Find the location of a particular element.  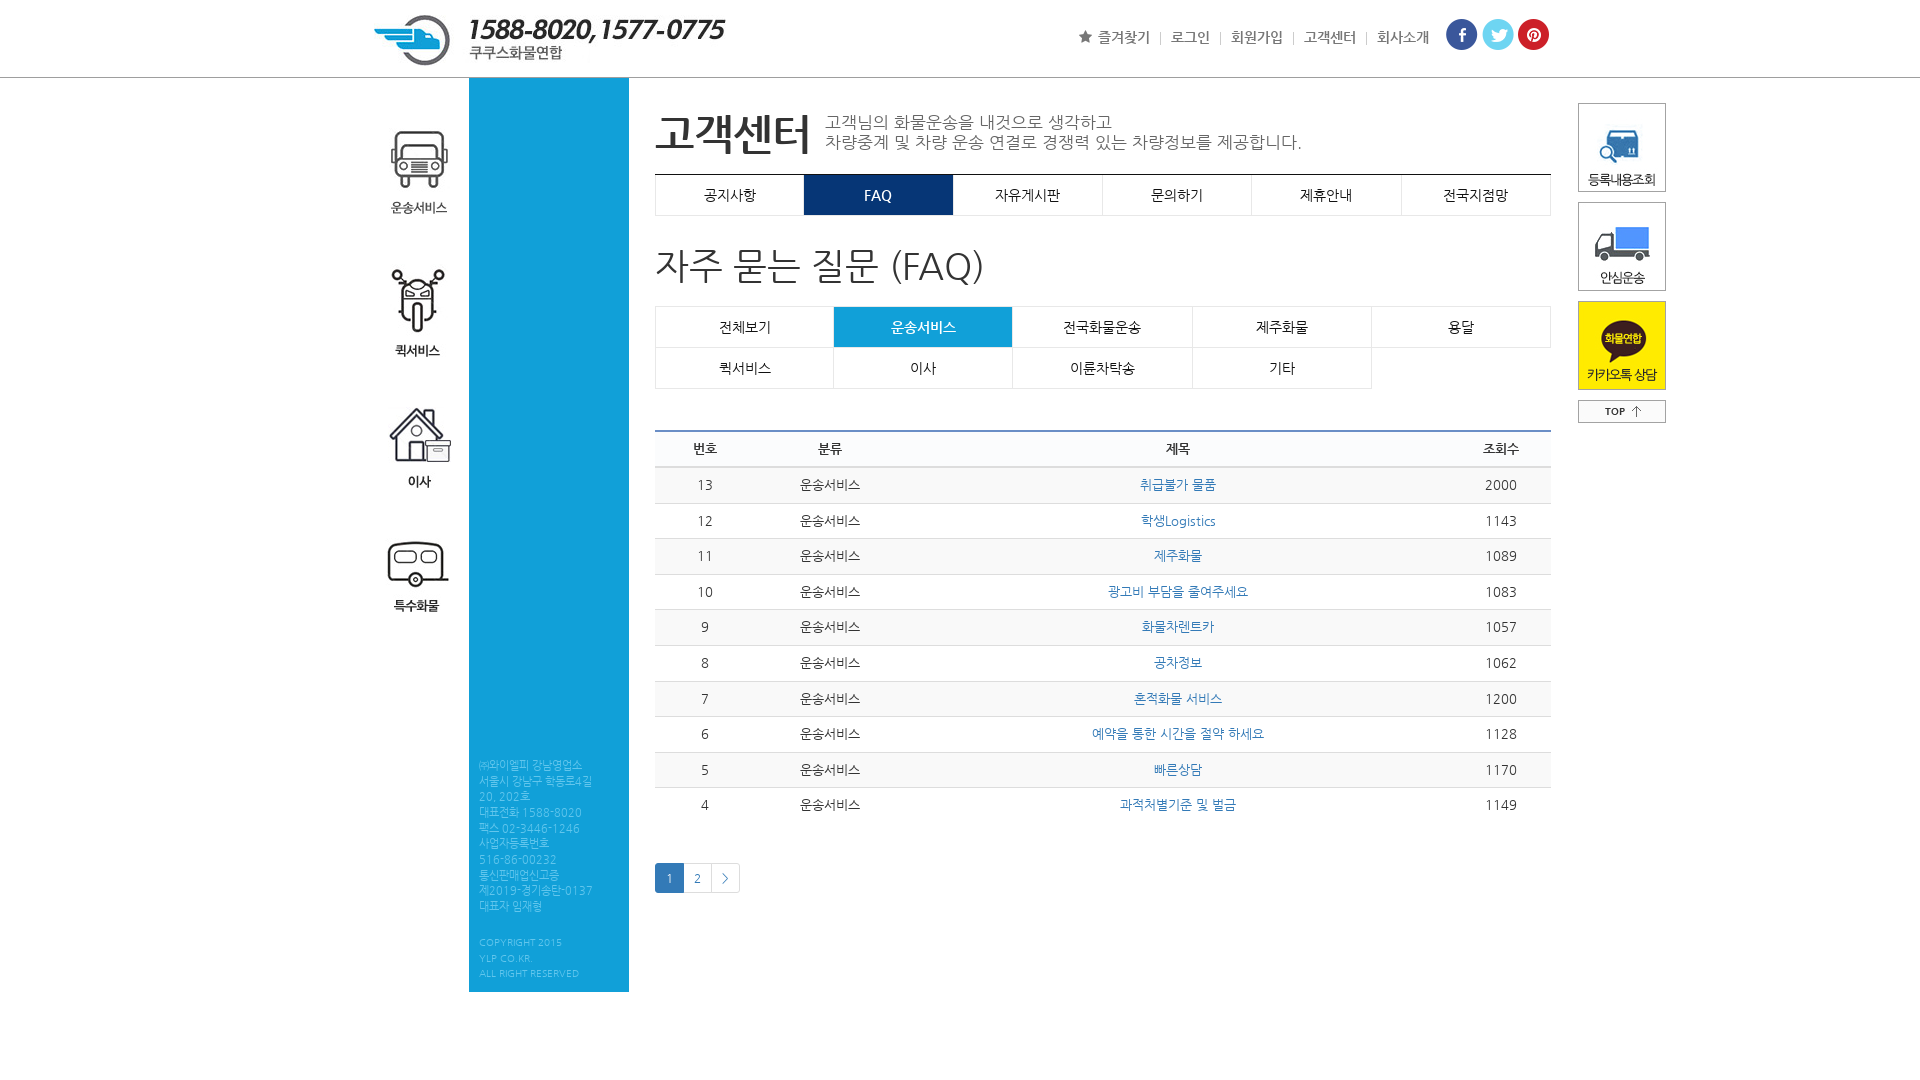

'>' is located at coordinates (724, 877).